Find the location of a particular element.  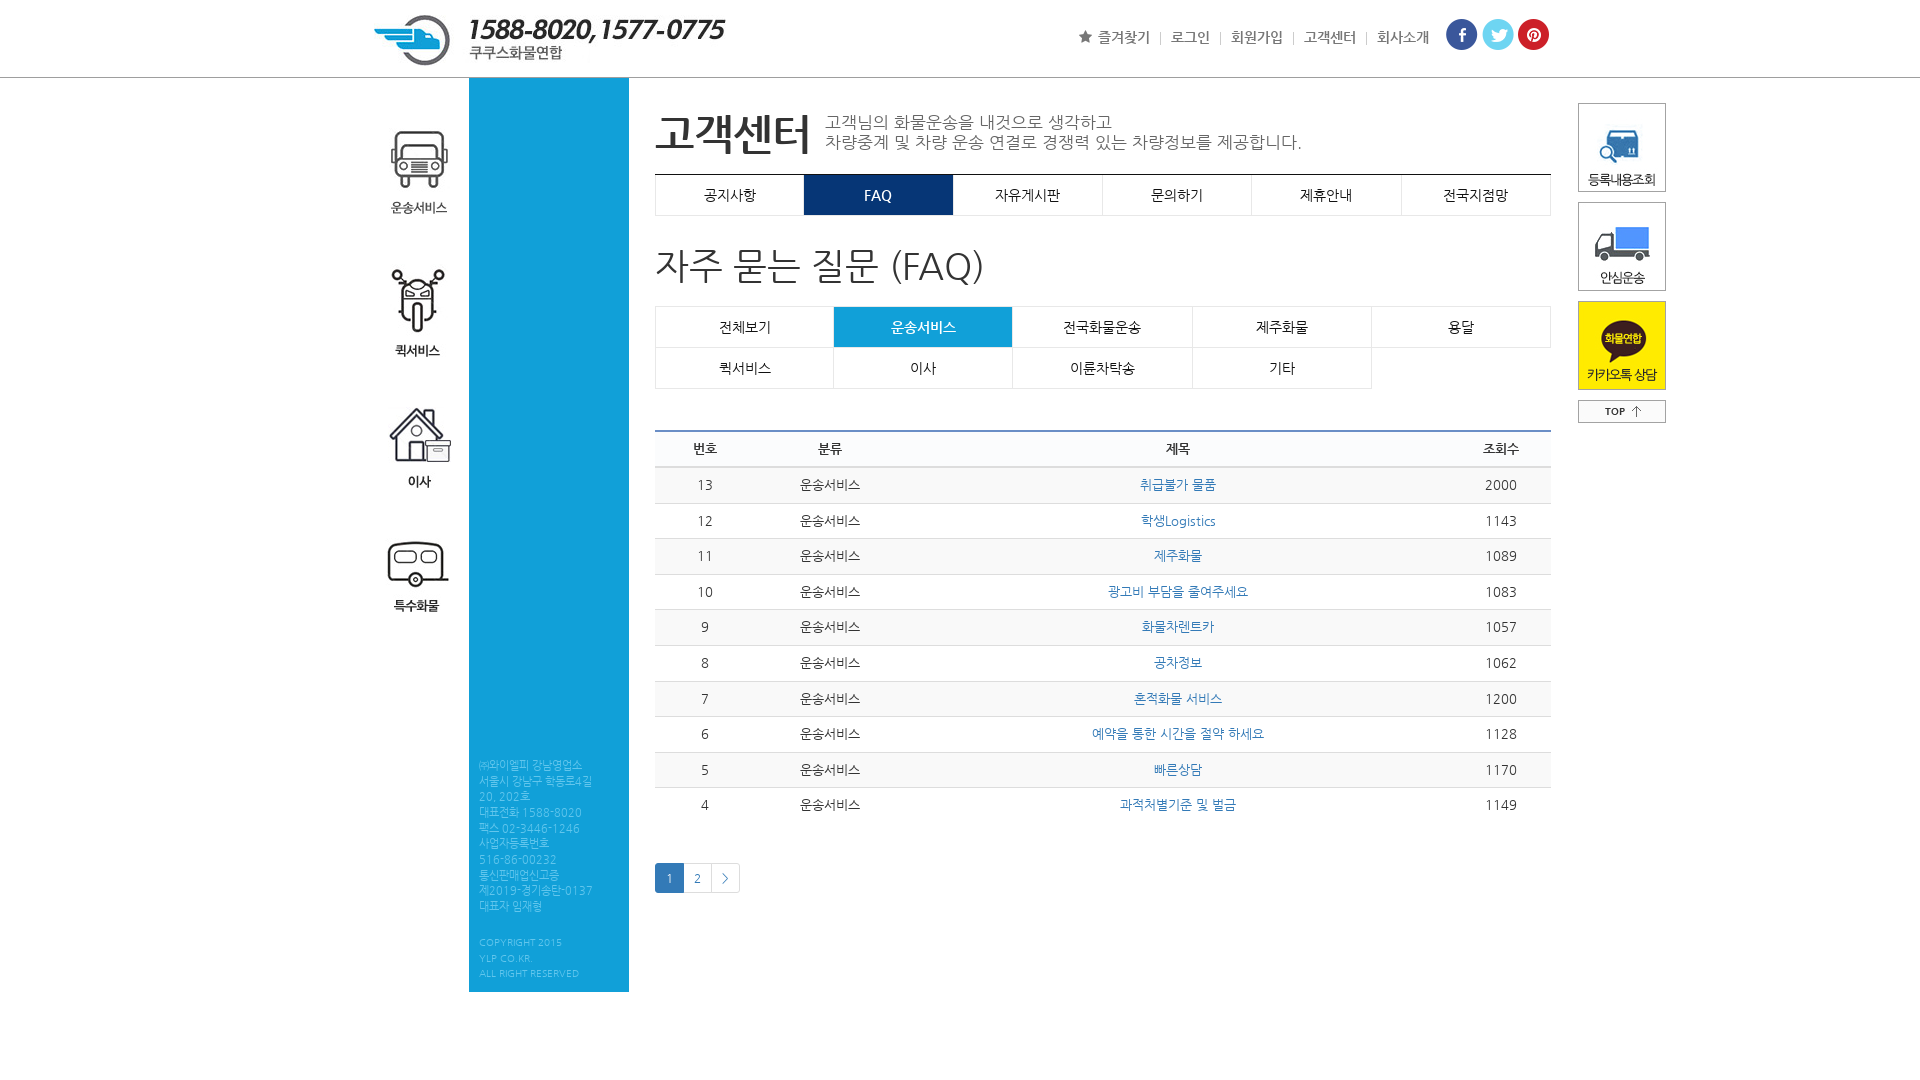

'>' is located at coordinates (724, 877).